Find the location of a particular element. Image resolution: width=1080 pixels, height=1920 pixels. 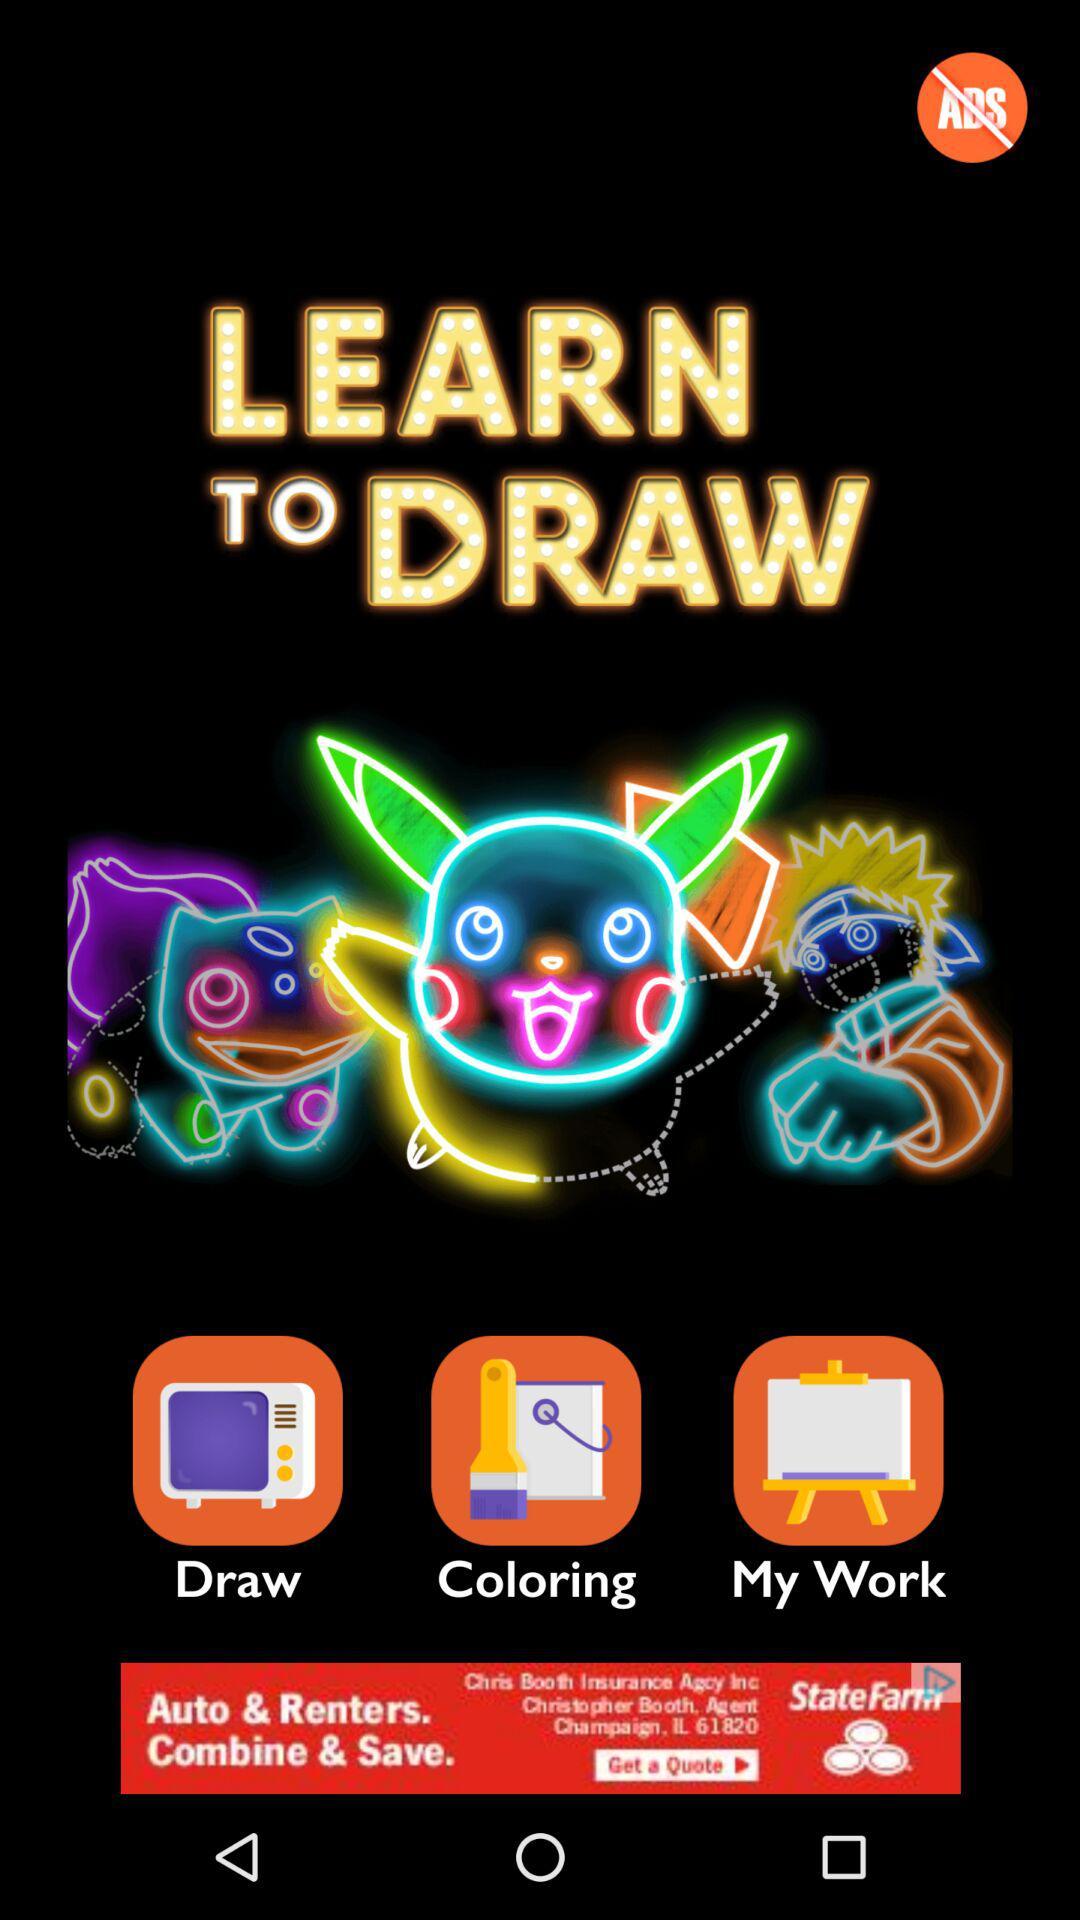

your saved work is located at coordinates (838, 1441).